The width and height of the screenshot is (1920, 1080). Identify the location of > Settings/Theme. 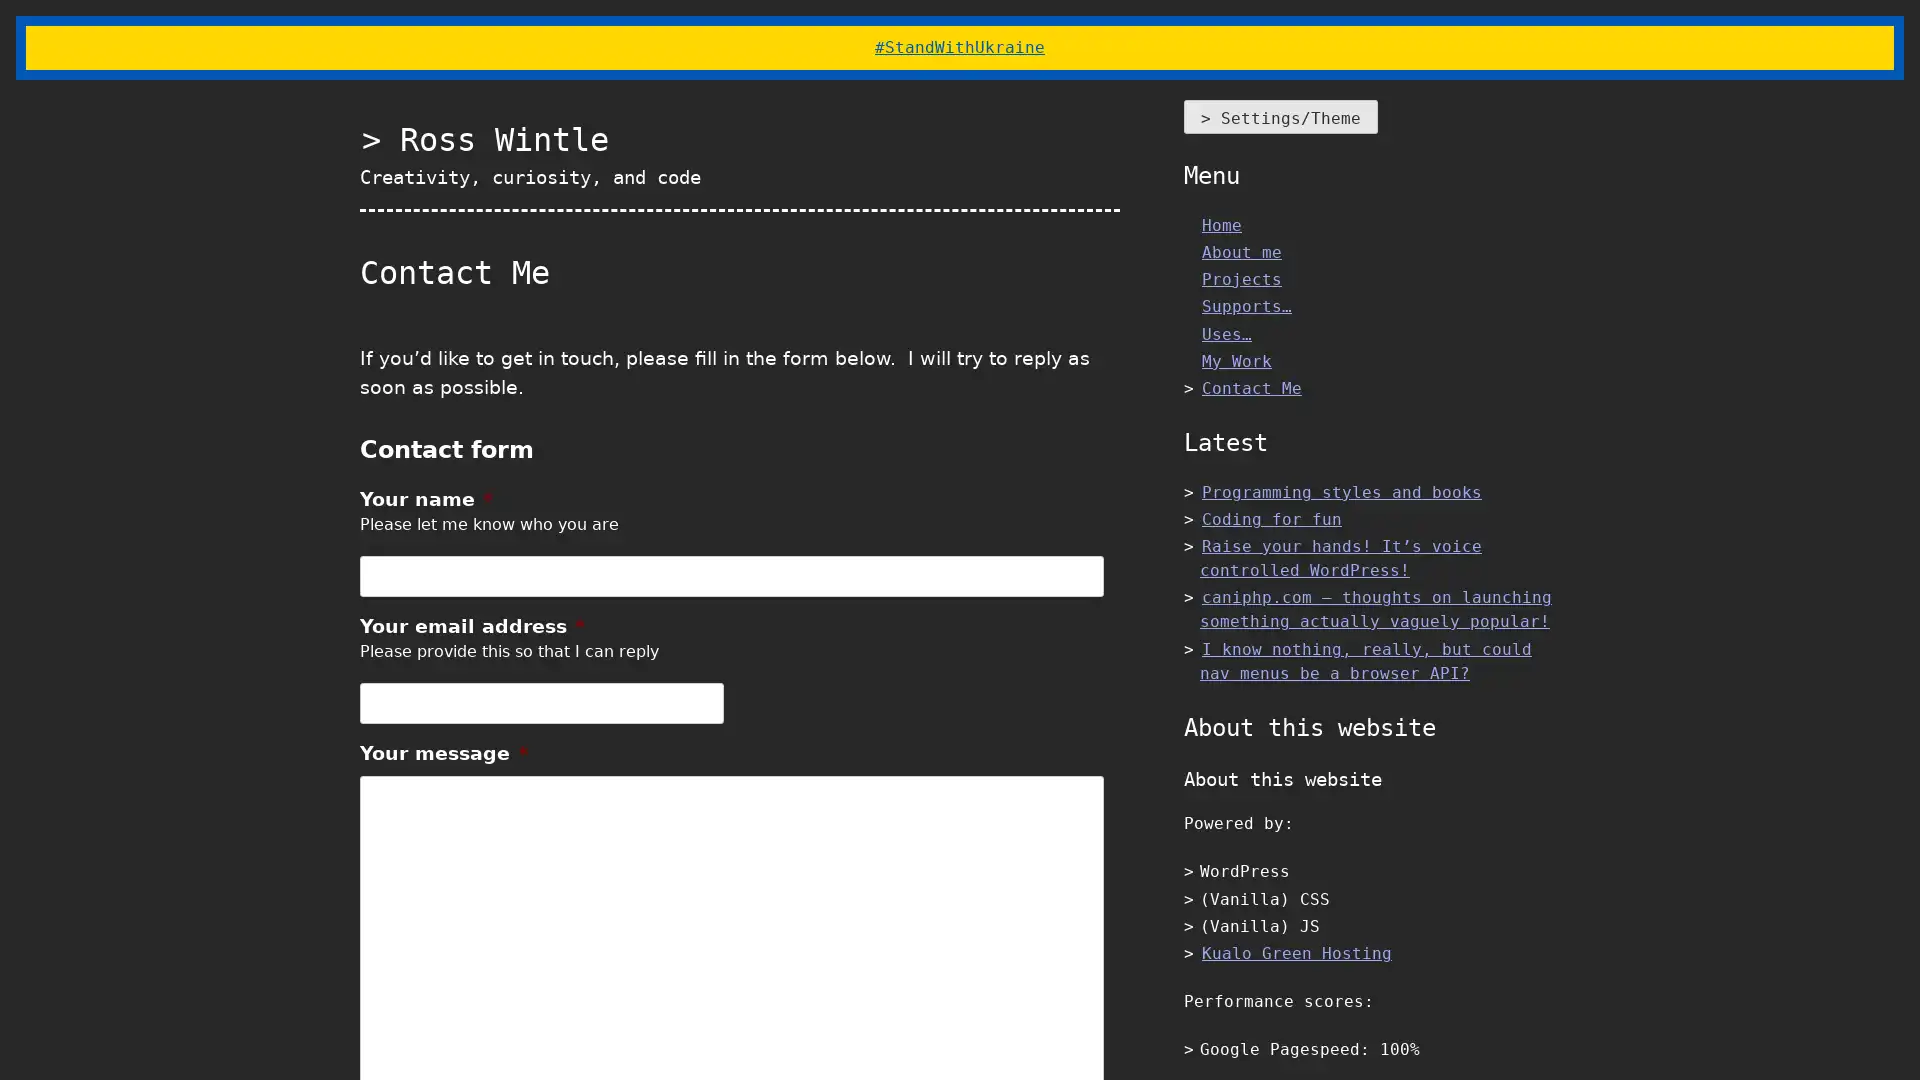
(1281, 116).